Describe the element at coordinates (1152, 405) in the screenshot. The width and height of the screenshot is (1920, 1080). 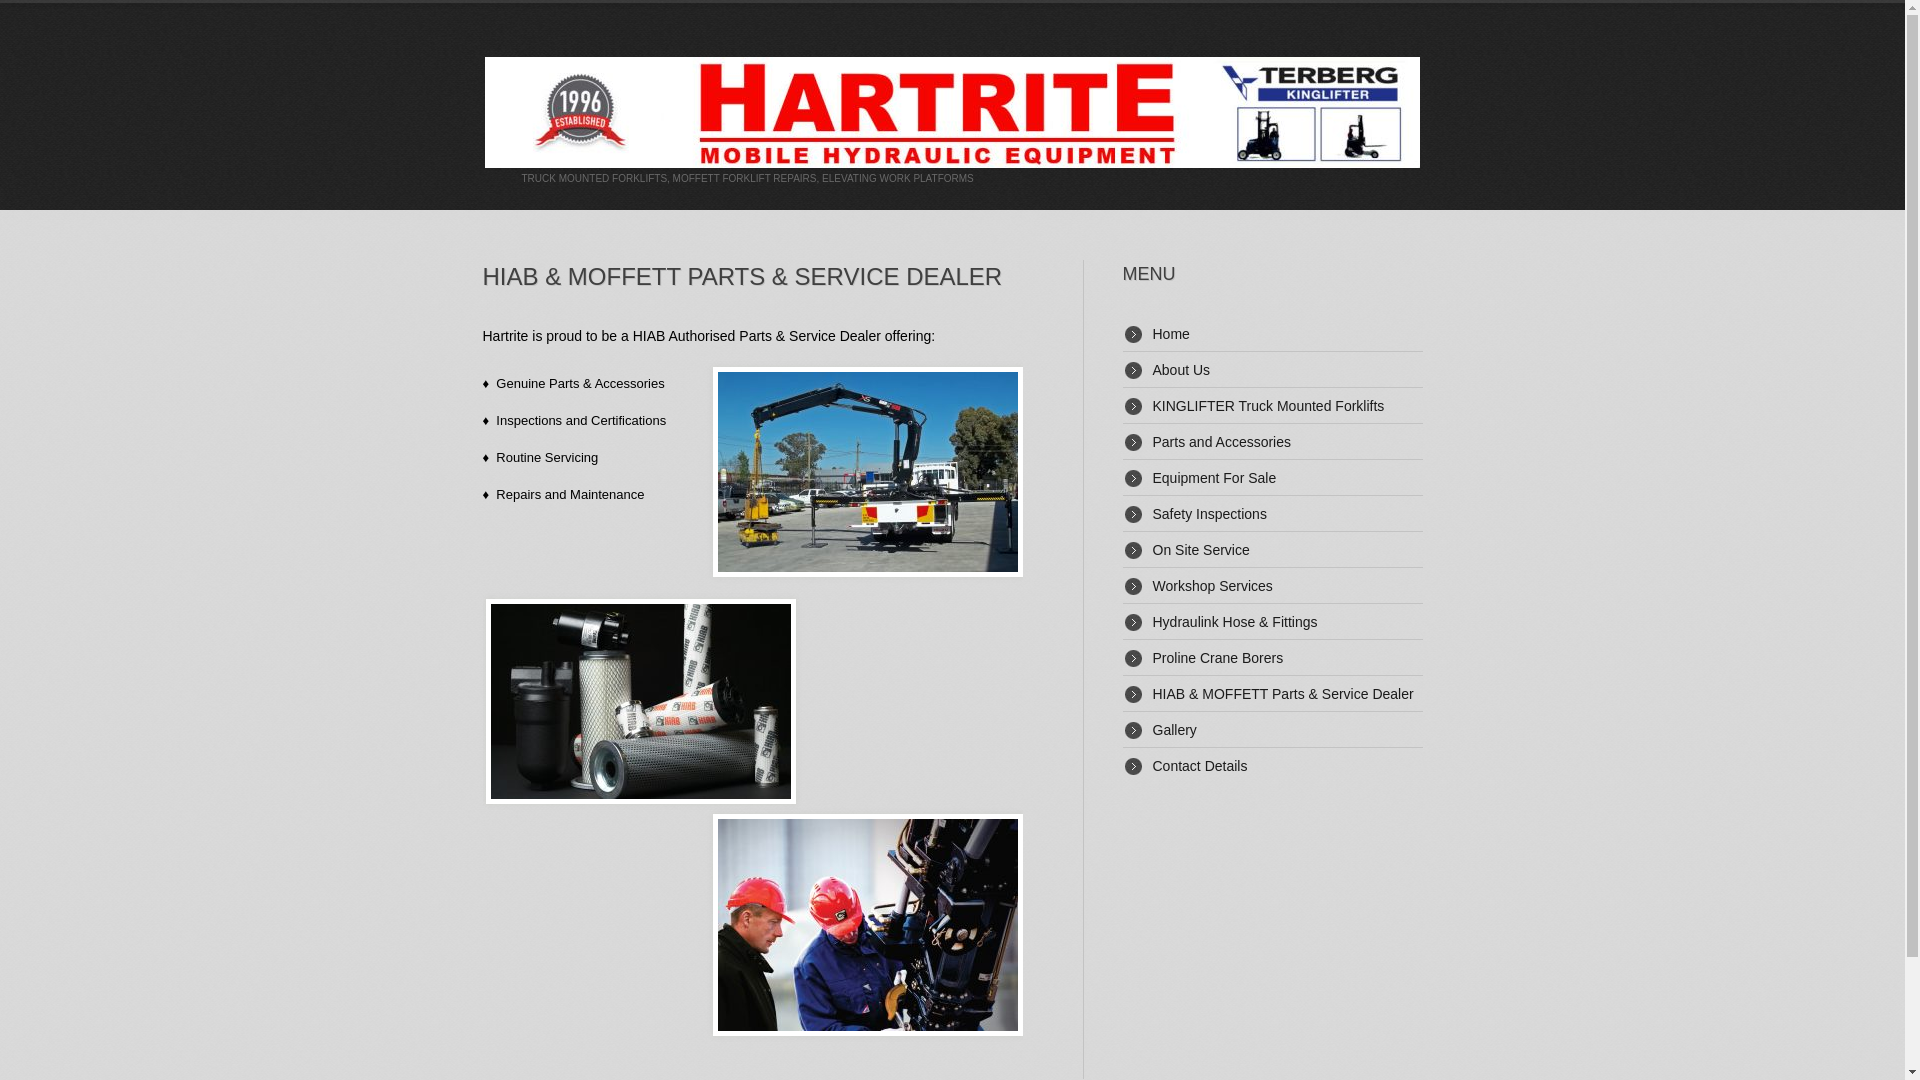
I see `'KINGLIFTER Truck Mounted Forklifts'` at that location.